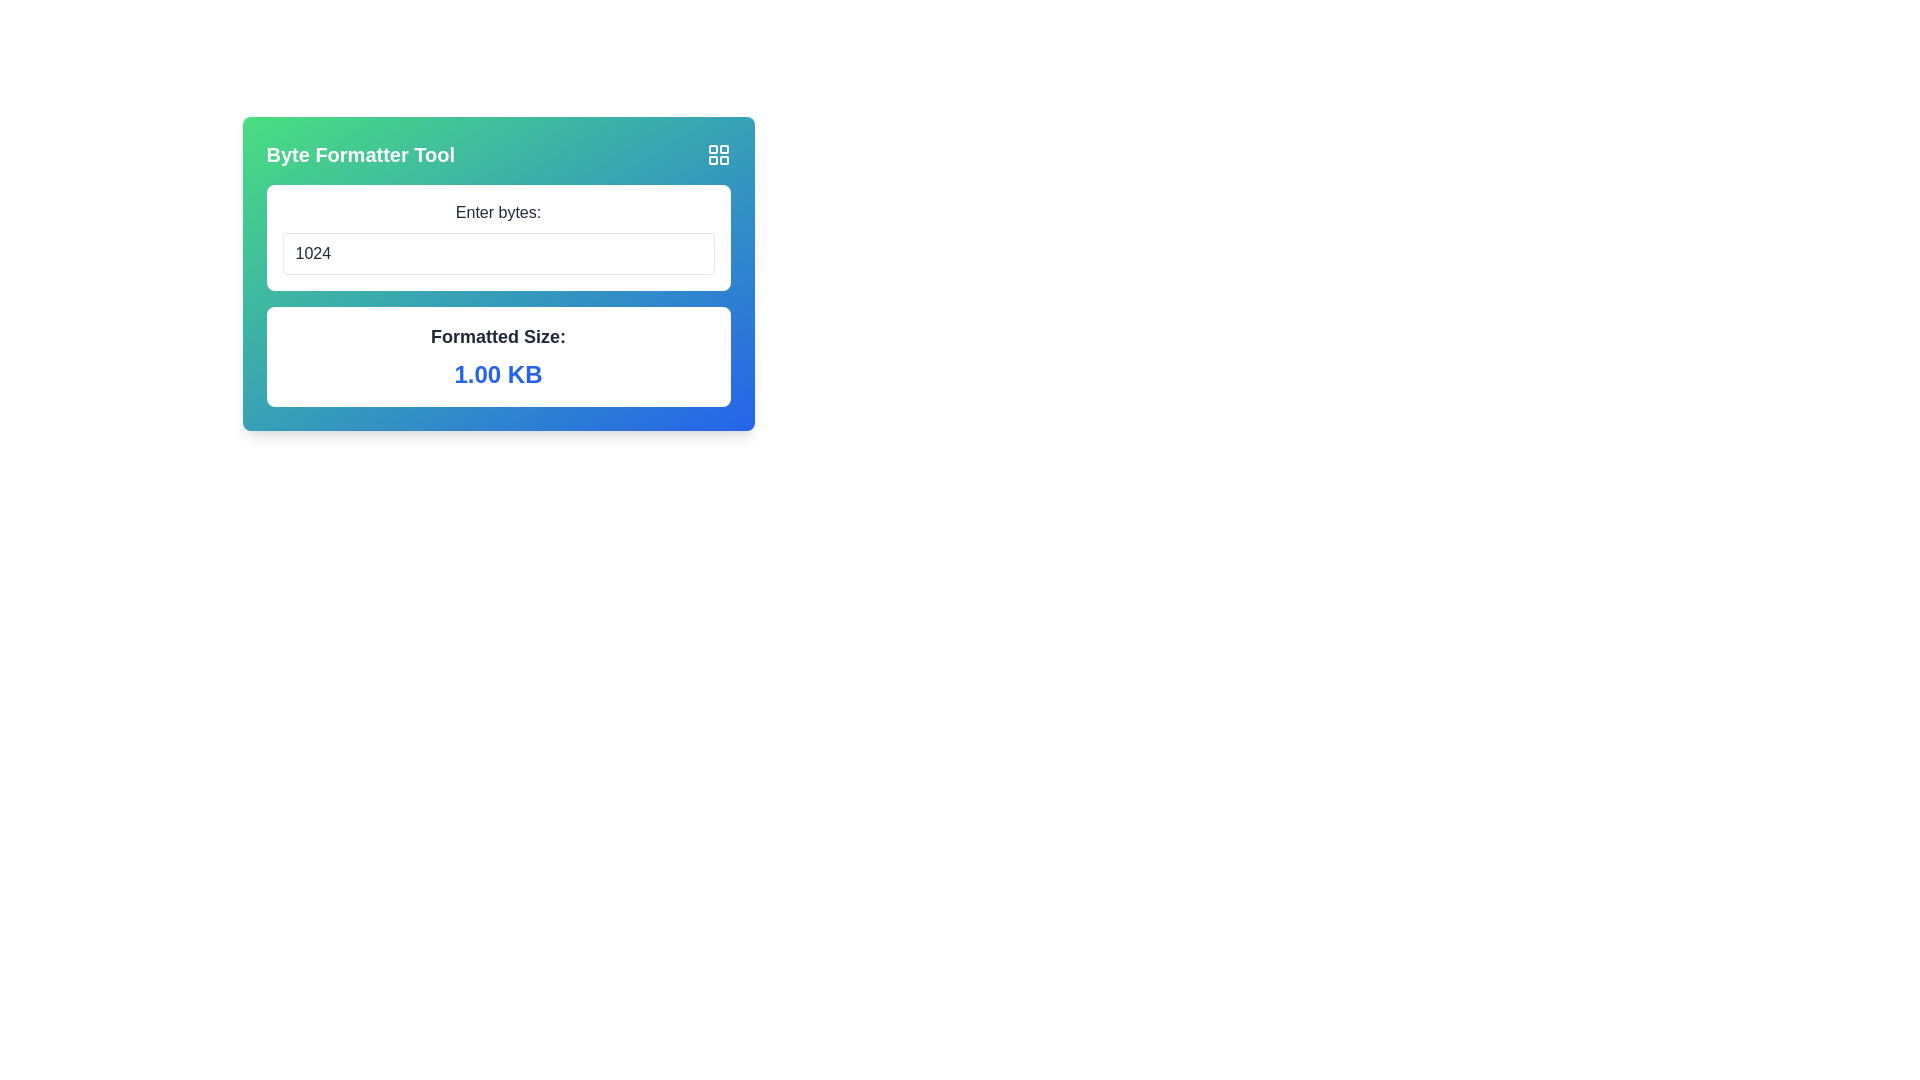  What do you see at coordinates (360, 153) in the screenshot?
I see `the header text label located at the top-left corner of the application interface to provide context to the user` at bounding box center [360, 153].